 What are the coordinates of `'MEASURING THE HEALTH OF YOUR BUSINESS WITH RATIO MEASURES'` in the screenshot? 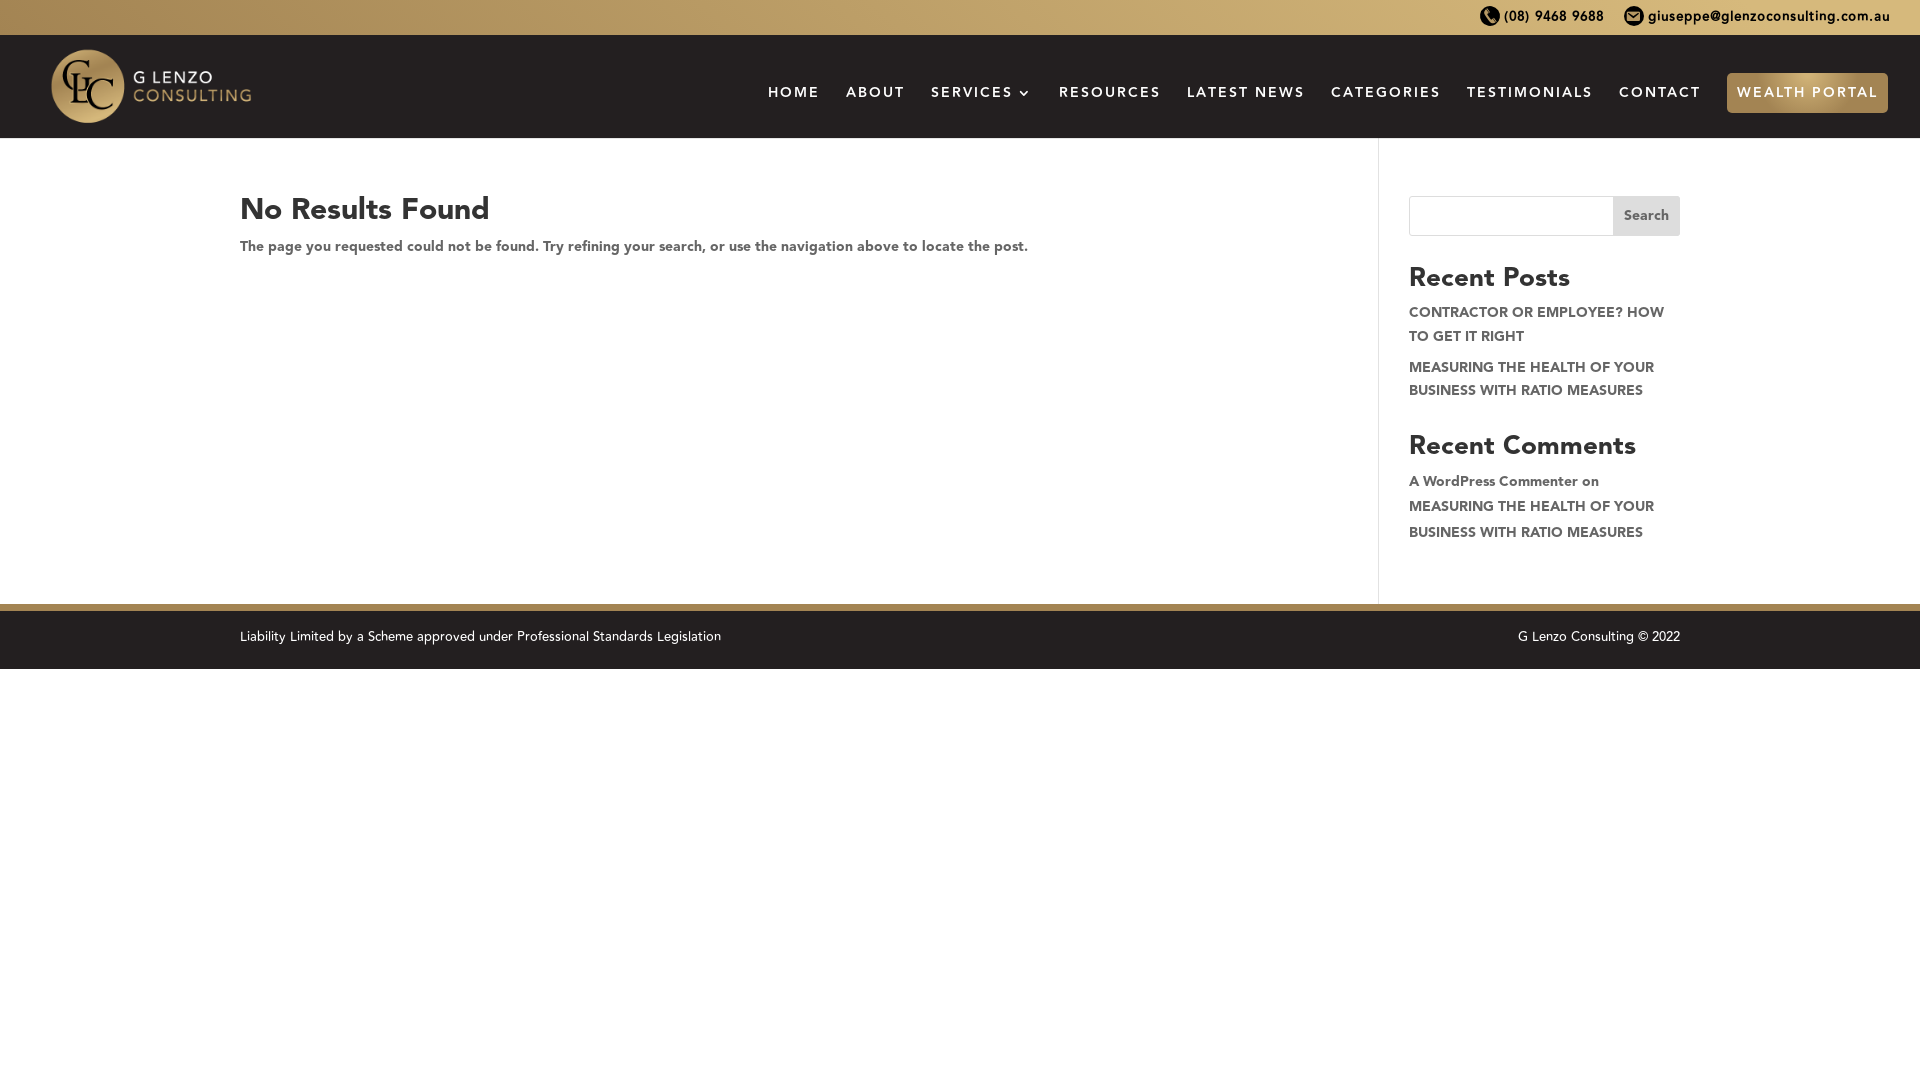 It's located at (1530, 518).